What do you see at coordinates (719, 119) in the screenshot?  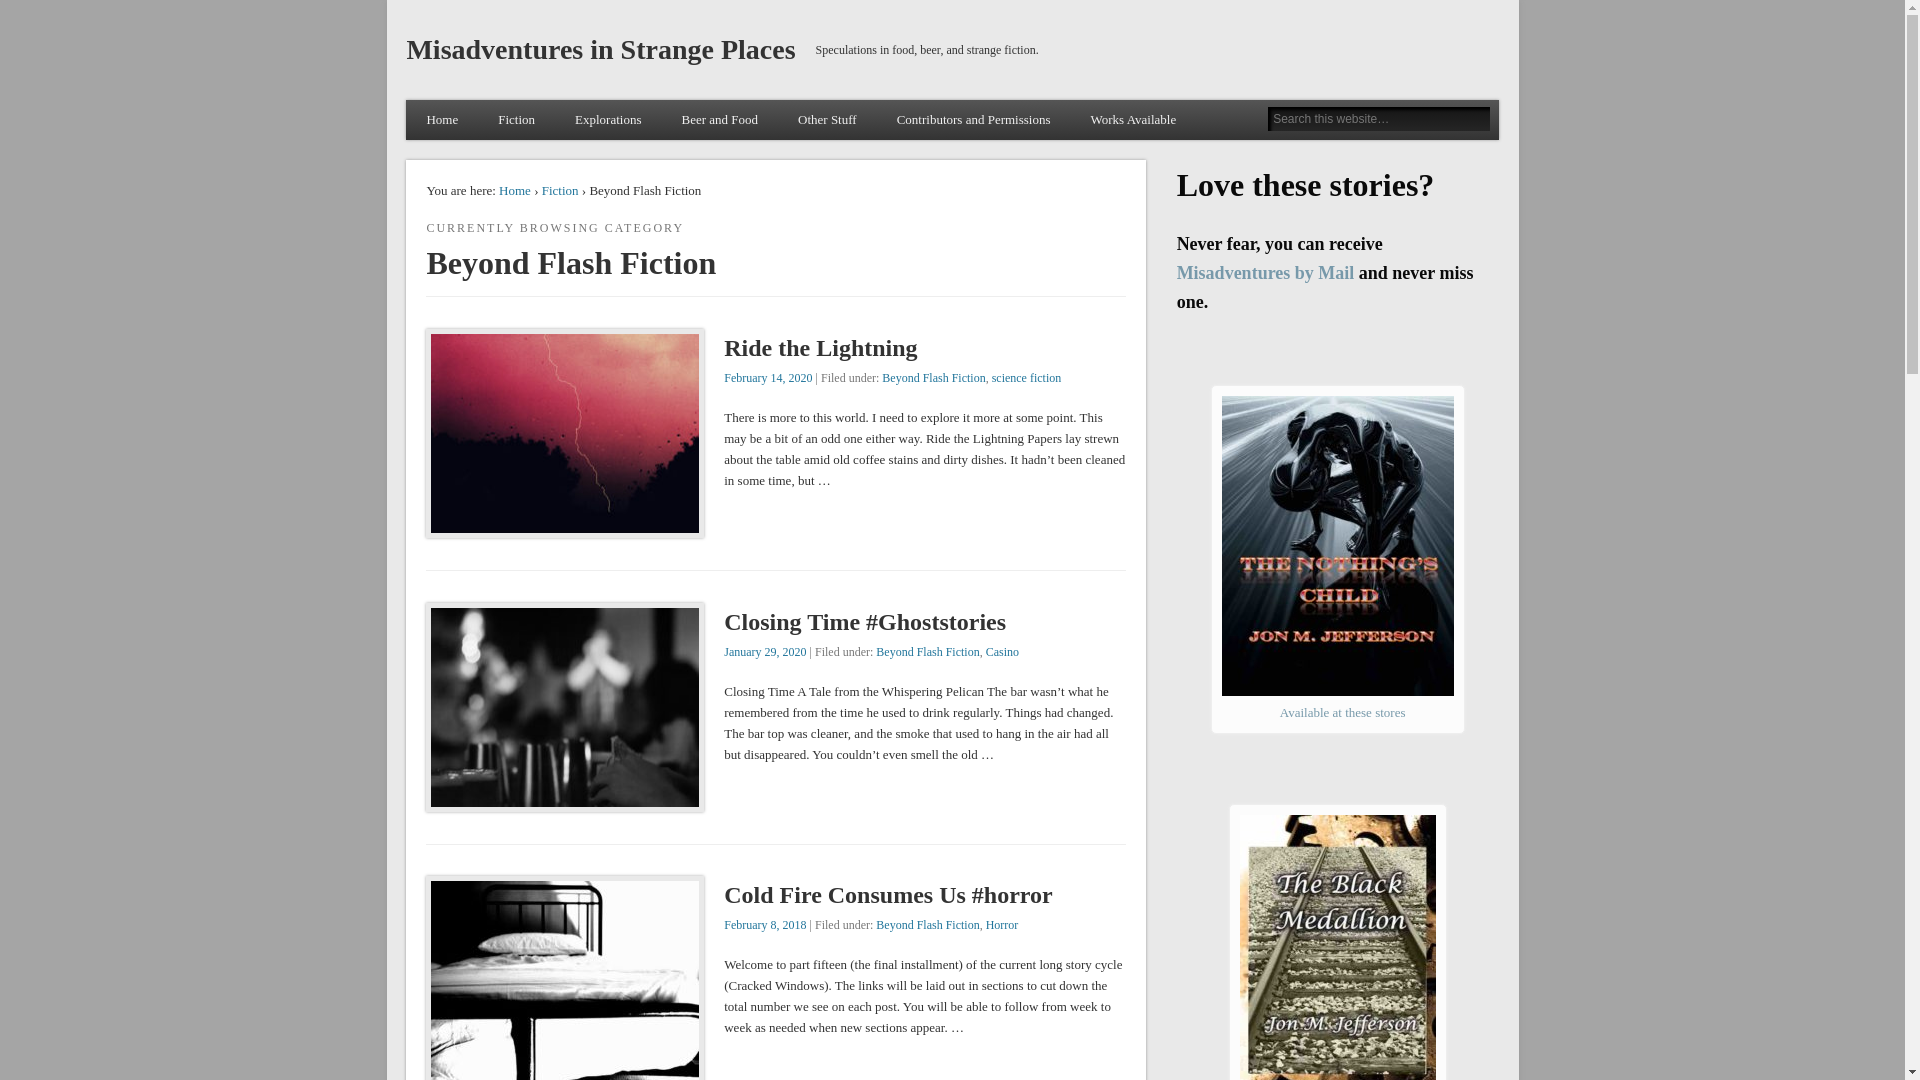 I see `'Beer and Food'` at bounding box center [719, 119].